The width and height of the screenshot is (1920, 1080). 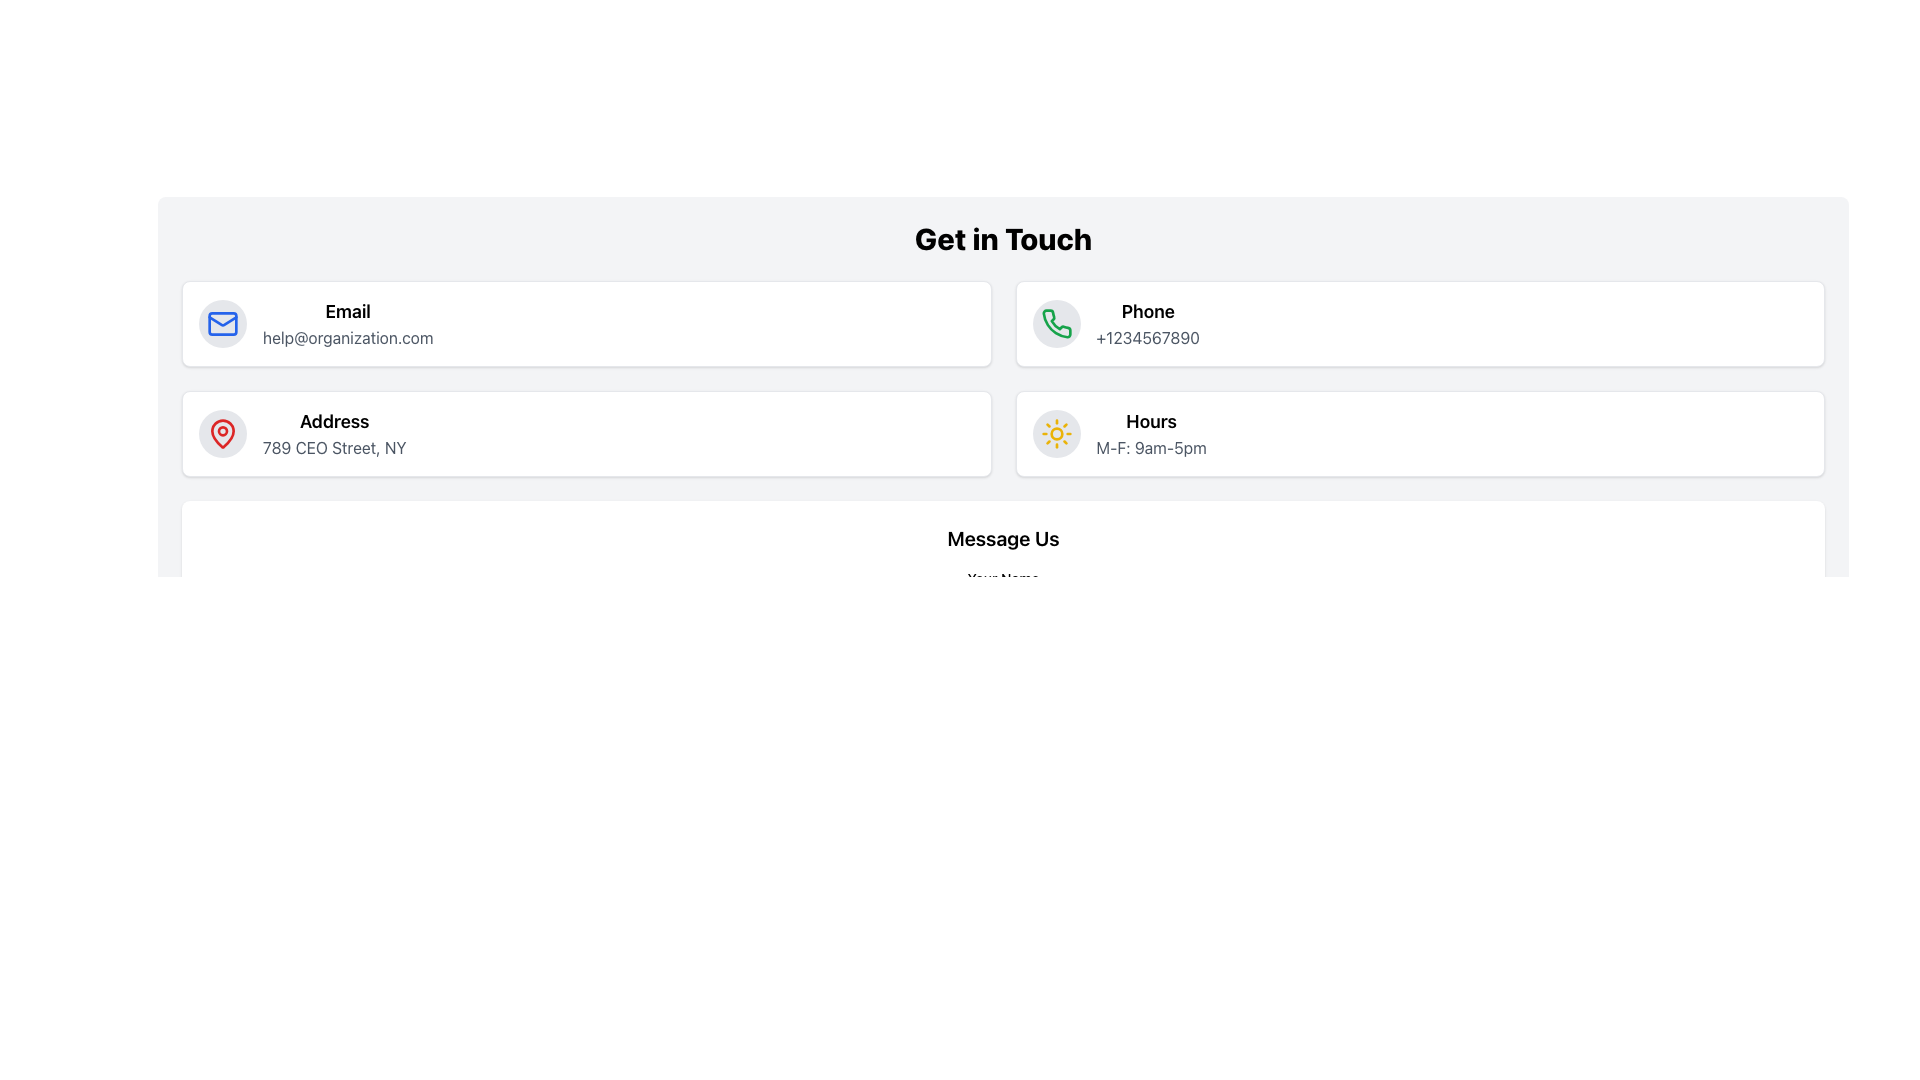 I want to click on the static text label that reads 'Phone', prominently styled in large bold font, located in the upper-right section of the 'Get in Touch' panel, adjacent to a phone icon and above the number '+1234567890', so click(x=1148, y=312).